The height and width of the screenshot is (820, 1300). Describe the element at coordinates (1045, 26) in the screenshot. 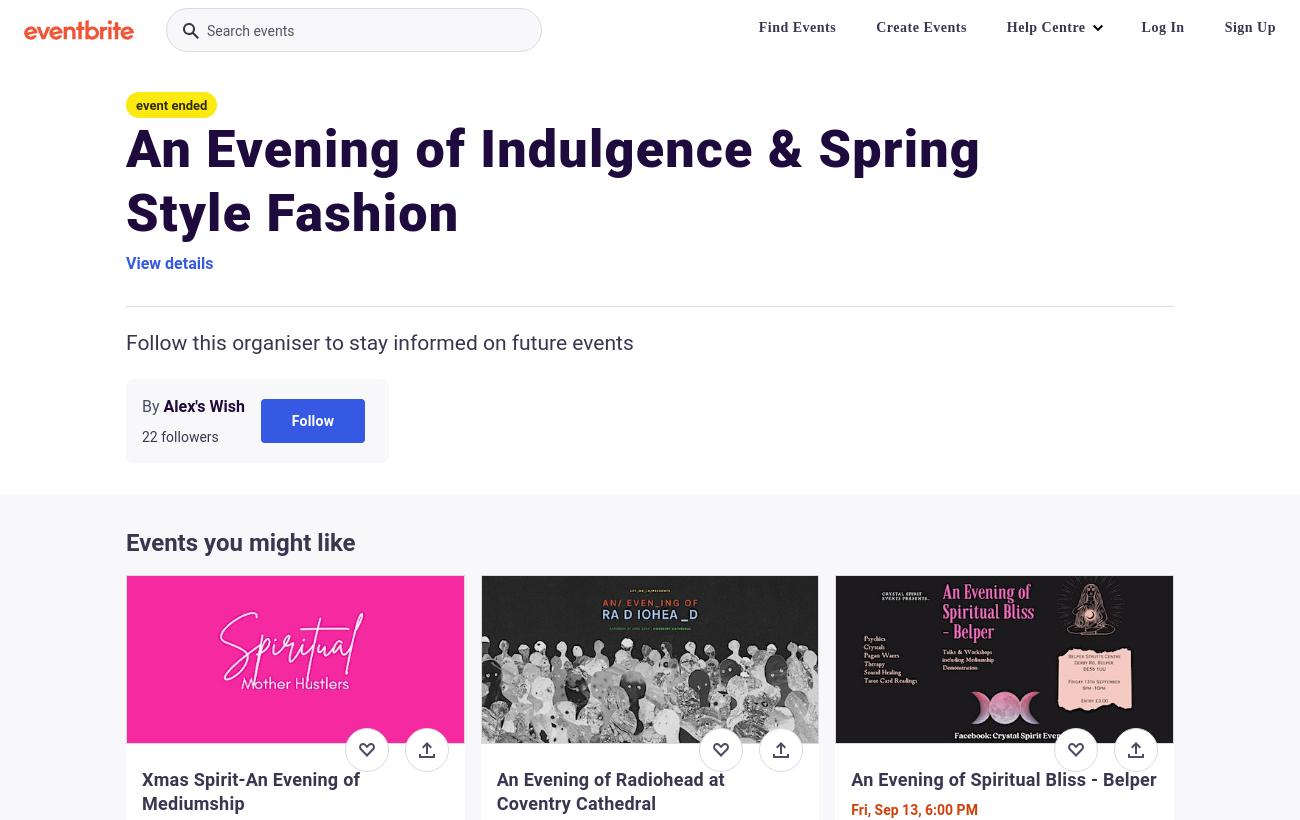

I see `'Help Centre'` at that location.